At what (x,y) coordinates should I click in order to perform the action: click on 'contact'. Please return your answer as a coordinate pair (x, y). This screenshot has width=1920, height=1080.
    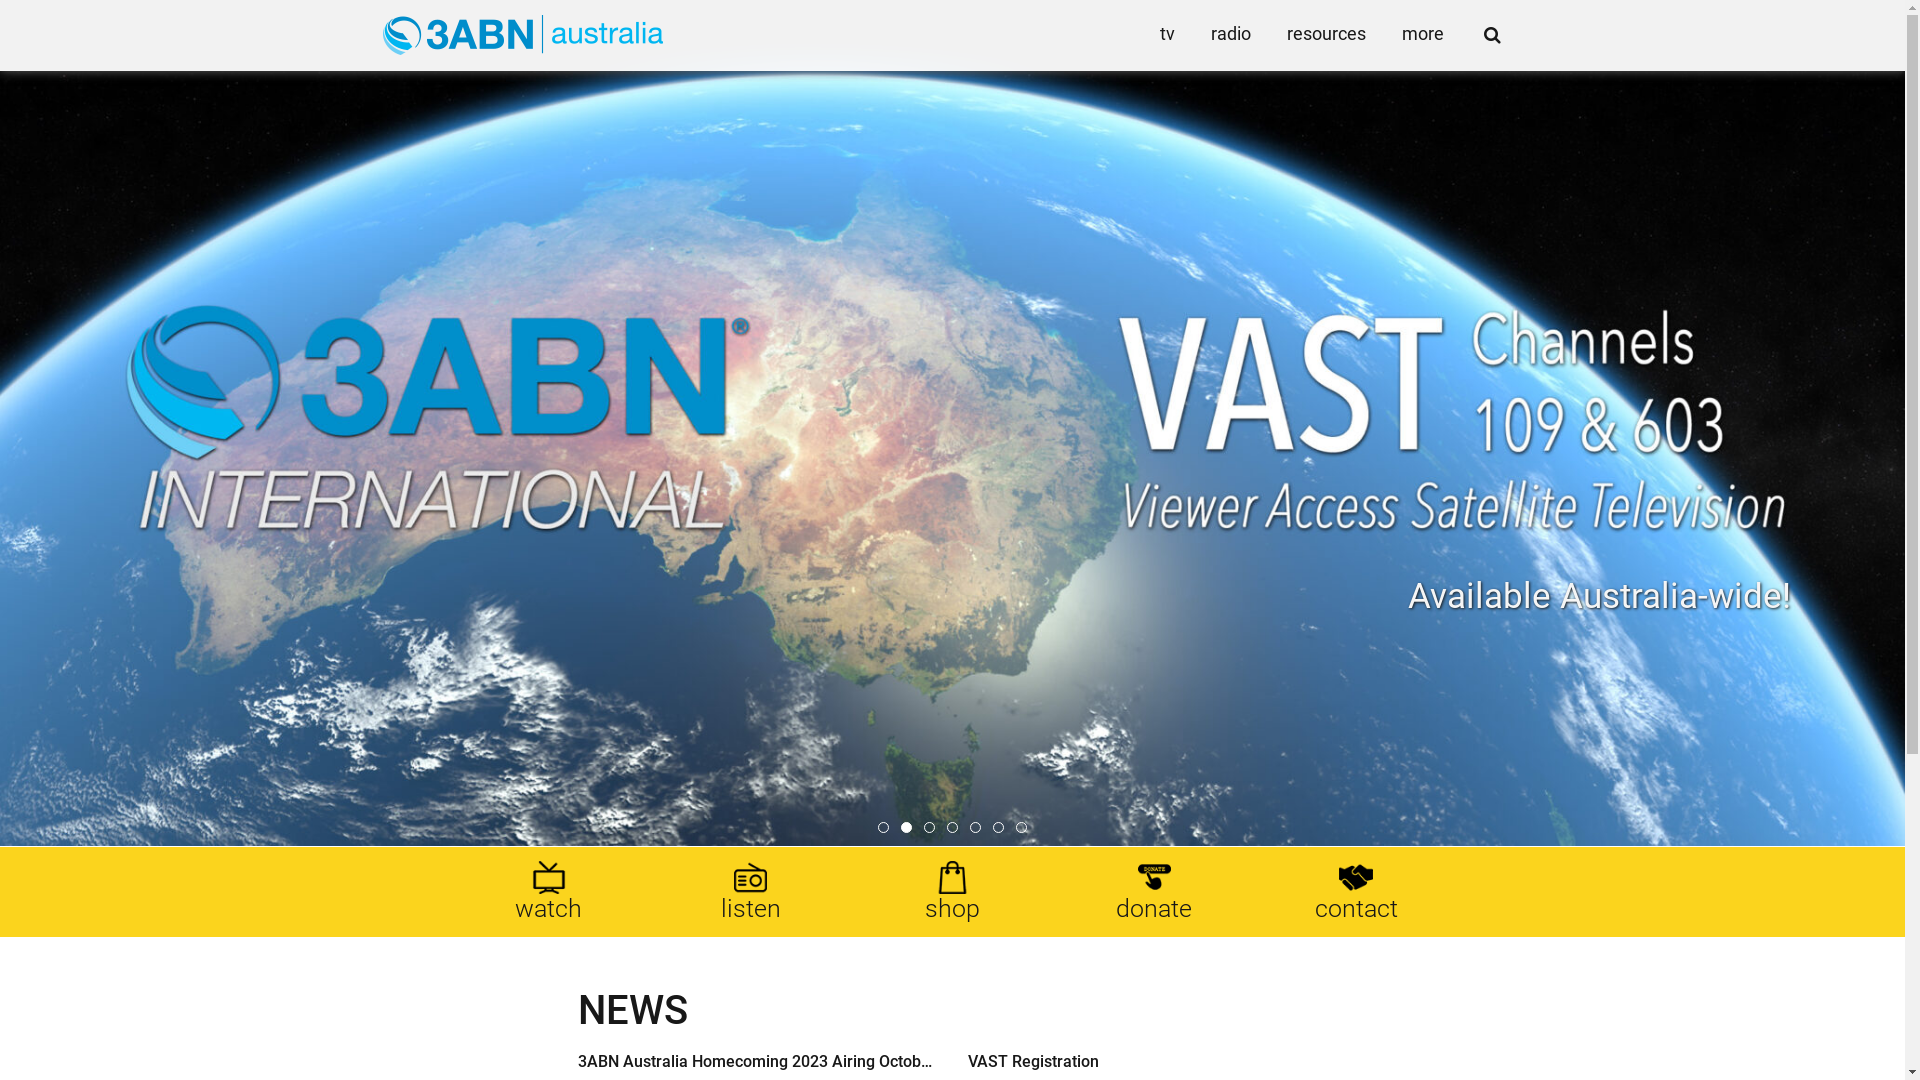
    Looking at the image, I should click on (1356, 890).